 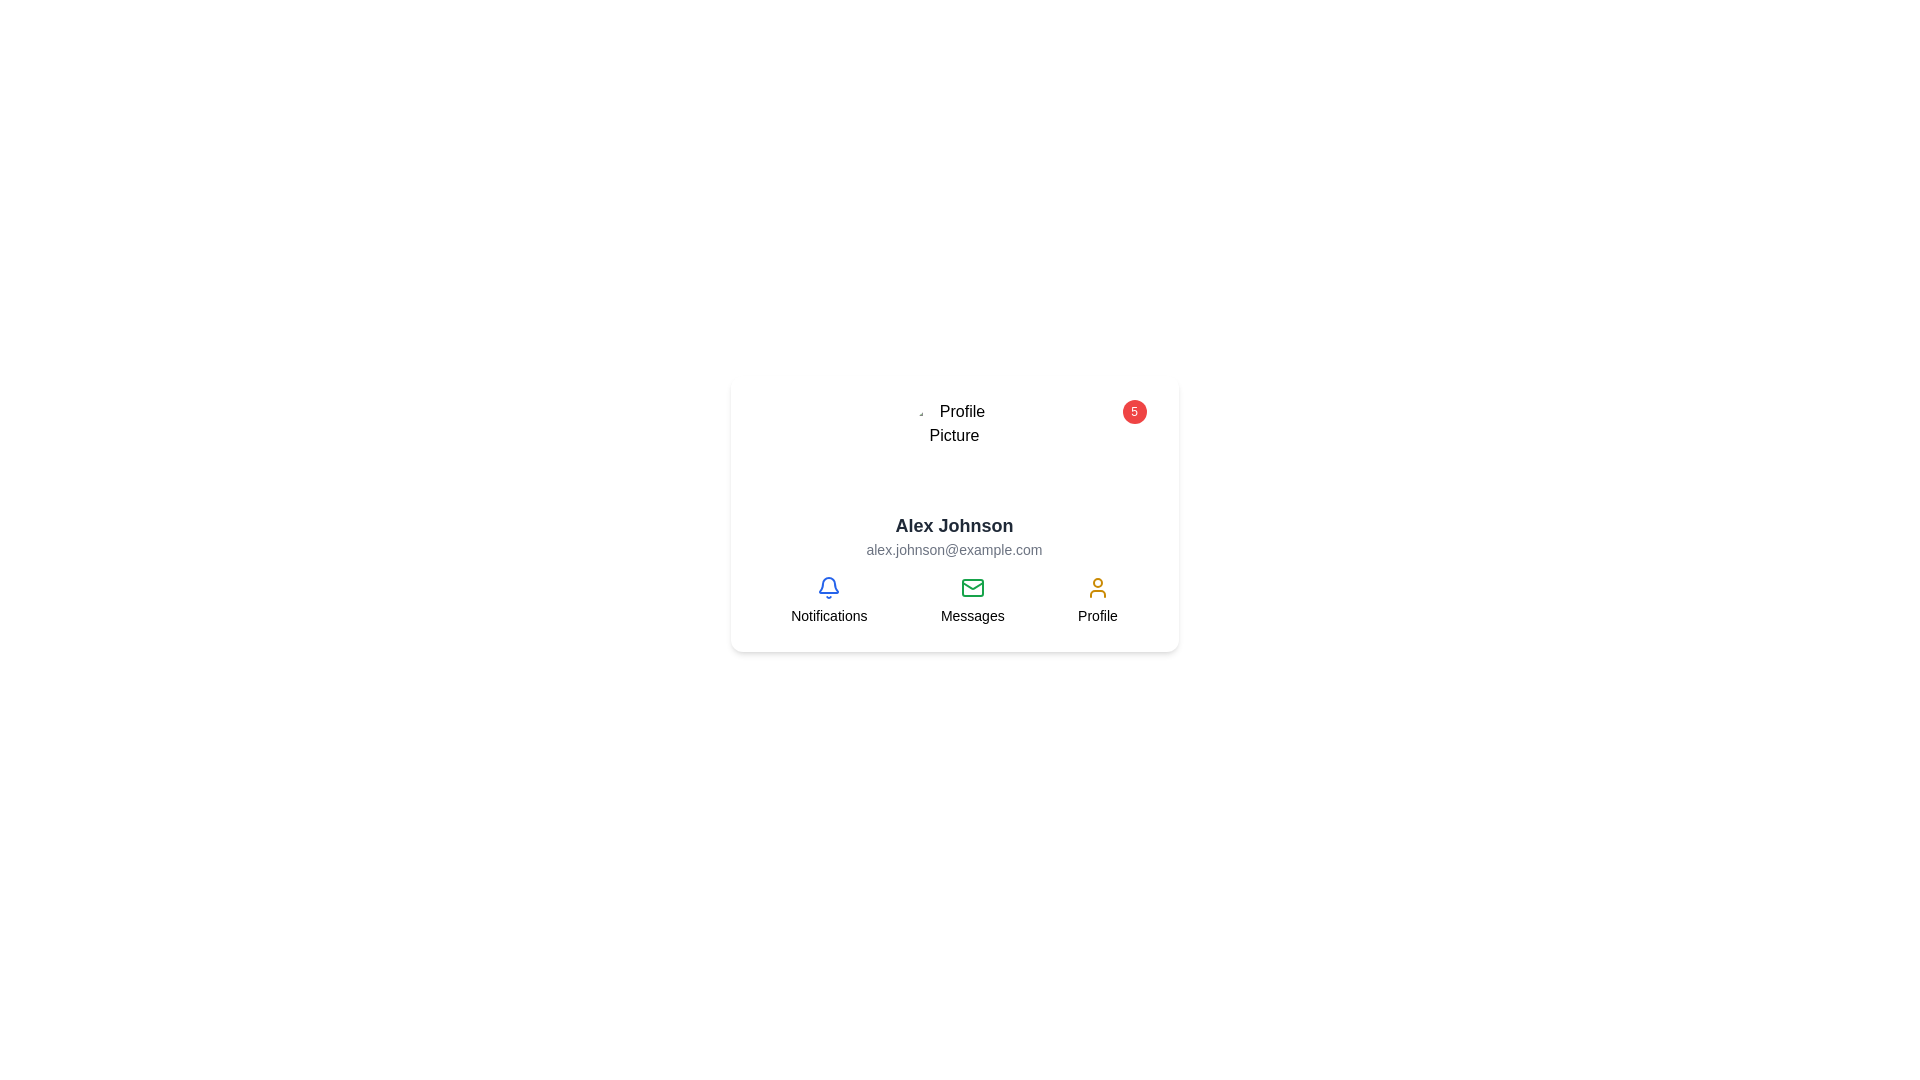 What do you see at coordinates (1096, 586) in the screenshot?
I see `the circular yellow user profile icon located above the label 'Profile'` at bounding box center [1096, 586].